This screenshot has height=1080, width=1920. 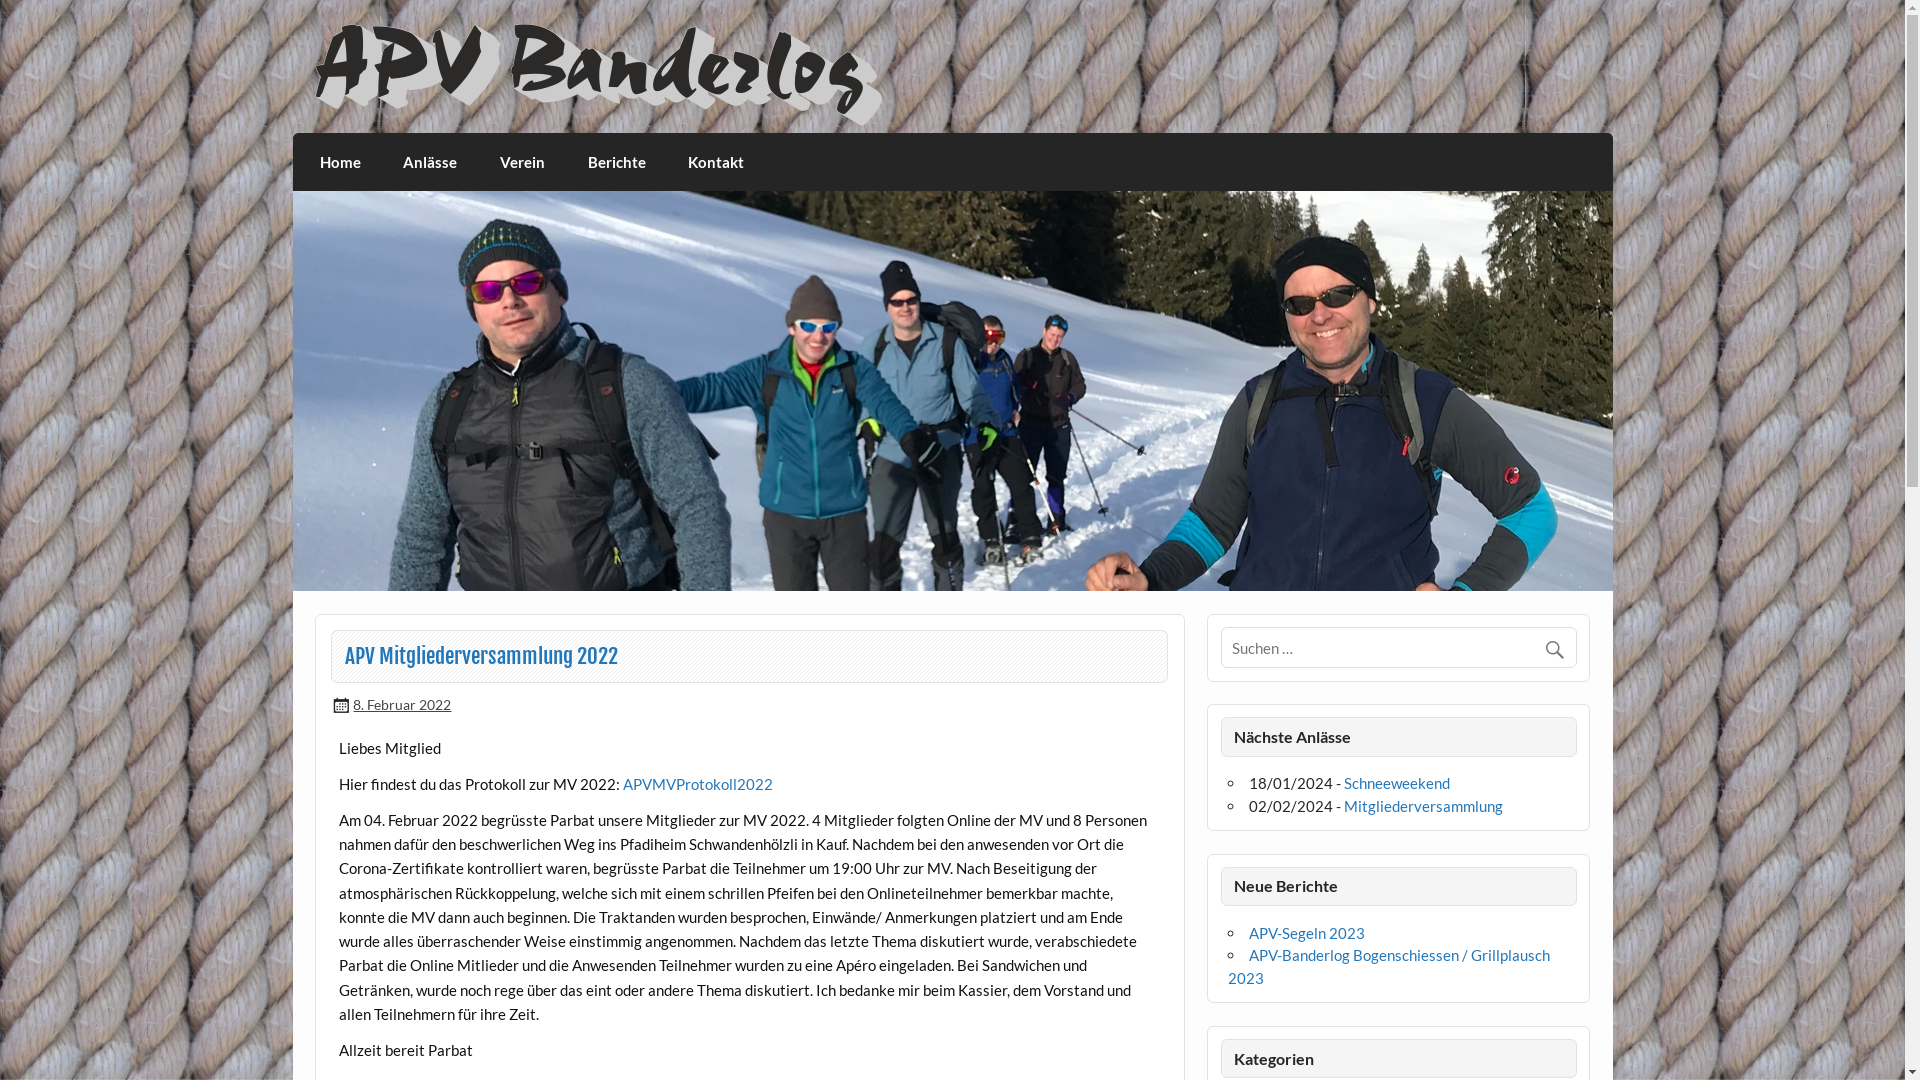 What do you see at coordinates (1306, 933) in the screenshot?
I see `'APV-Segeln 2023'` at bounding box center [1306, 933].